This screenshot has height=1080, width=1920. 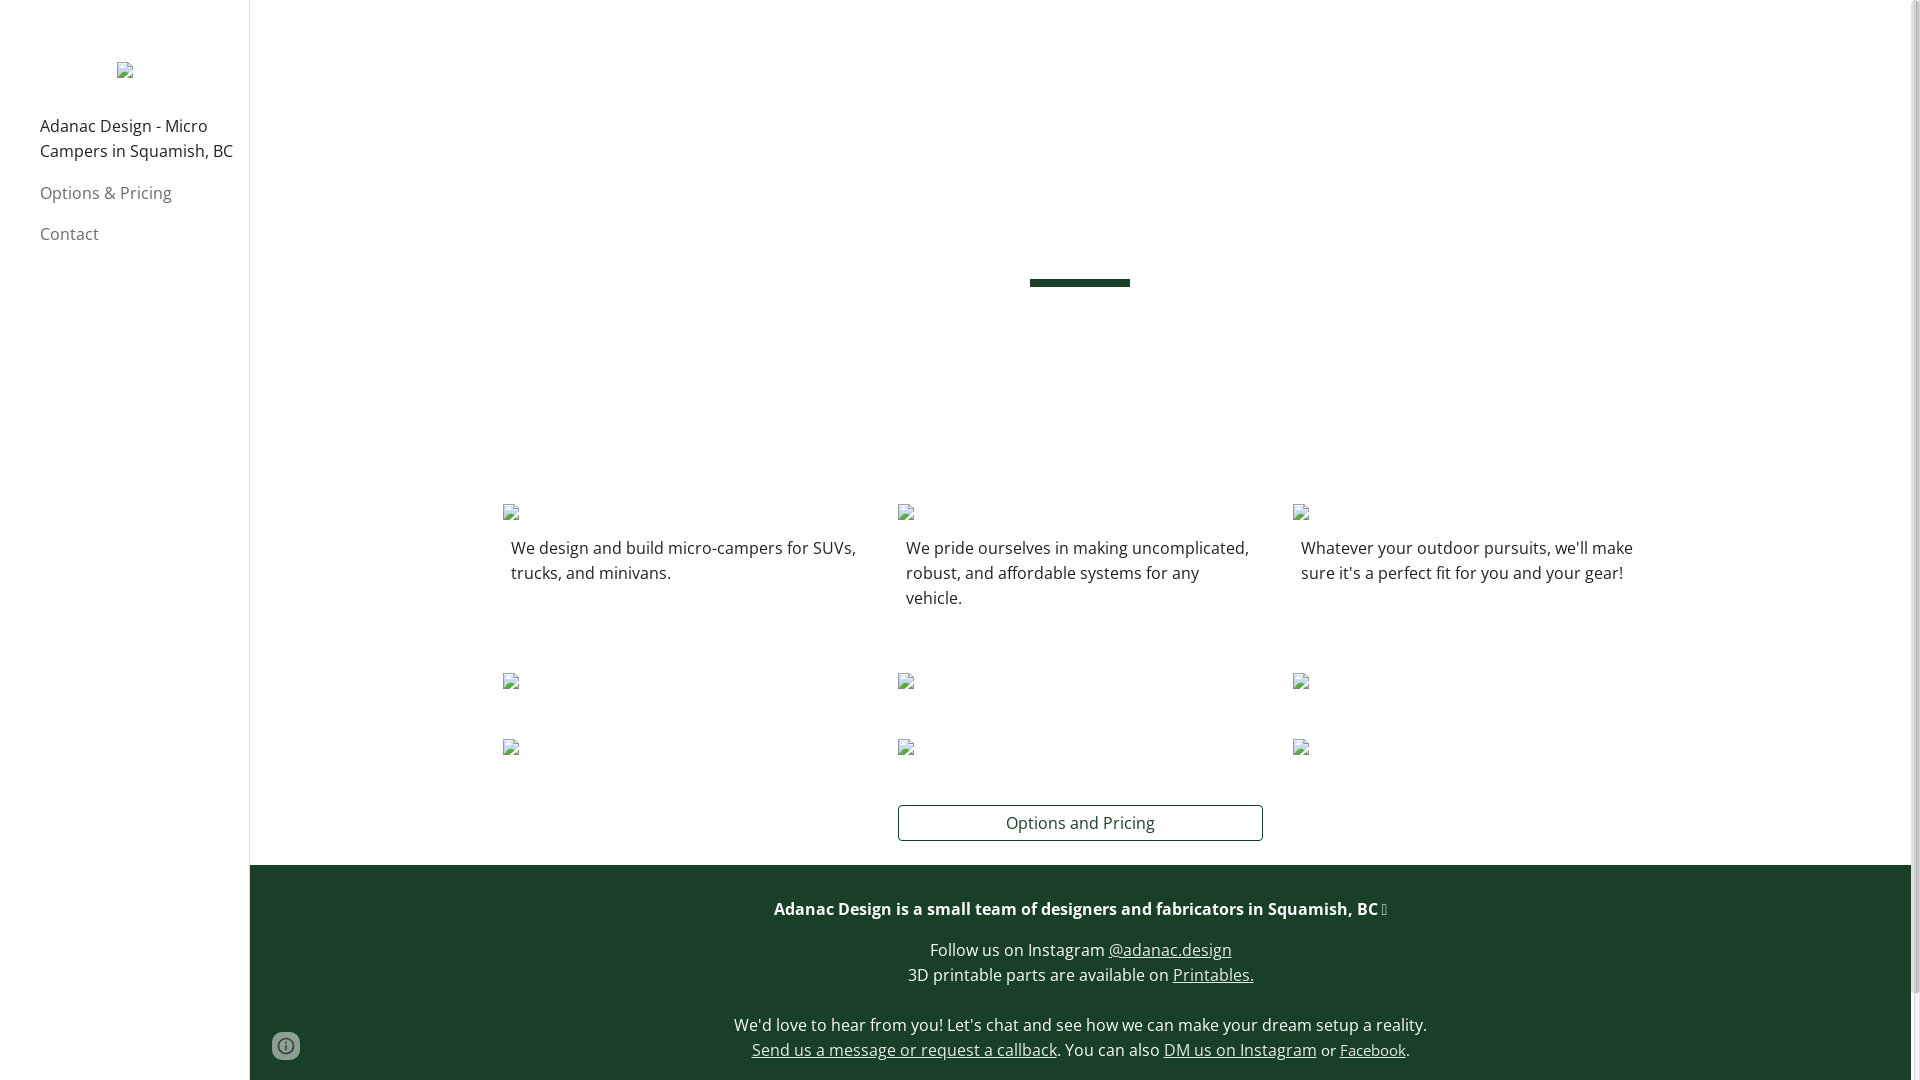 I want to click on 'Facebook', so click(x=1371, y=1048).